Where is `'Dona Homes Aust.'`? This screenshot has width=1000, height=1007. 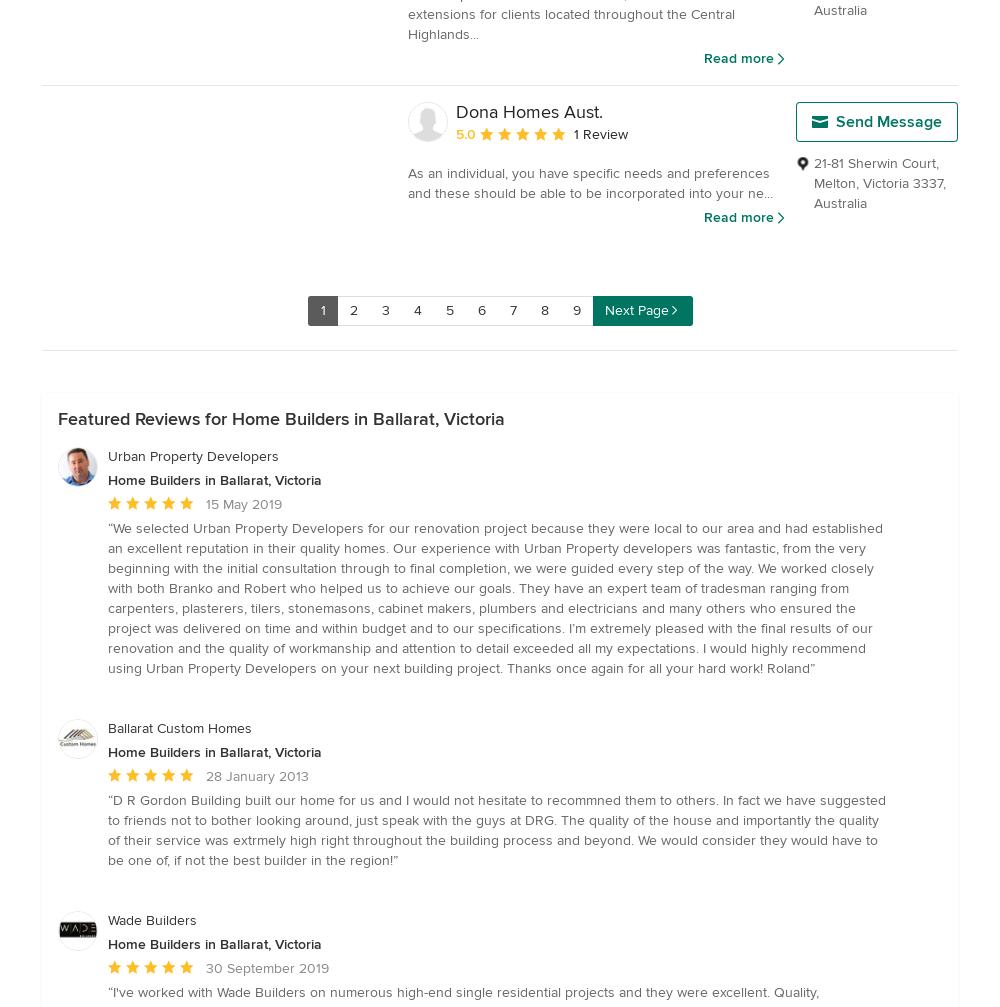
'Dona Homes Aust.' is located at coordinates (529, 111).